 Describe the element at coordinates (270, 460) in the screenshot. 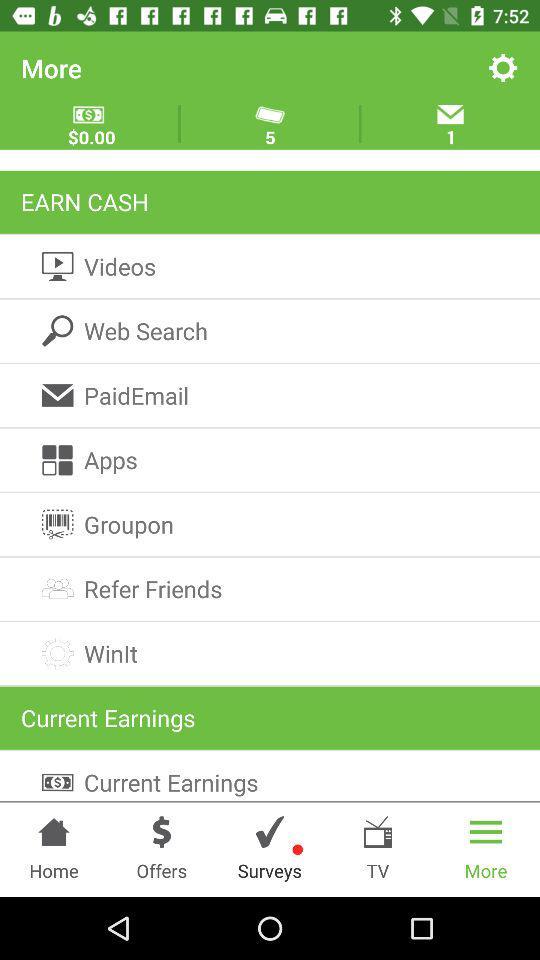

I see `apps icon` at that location.